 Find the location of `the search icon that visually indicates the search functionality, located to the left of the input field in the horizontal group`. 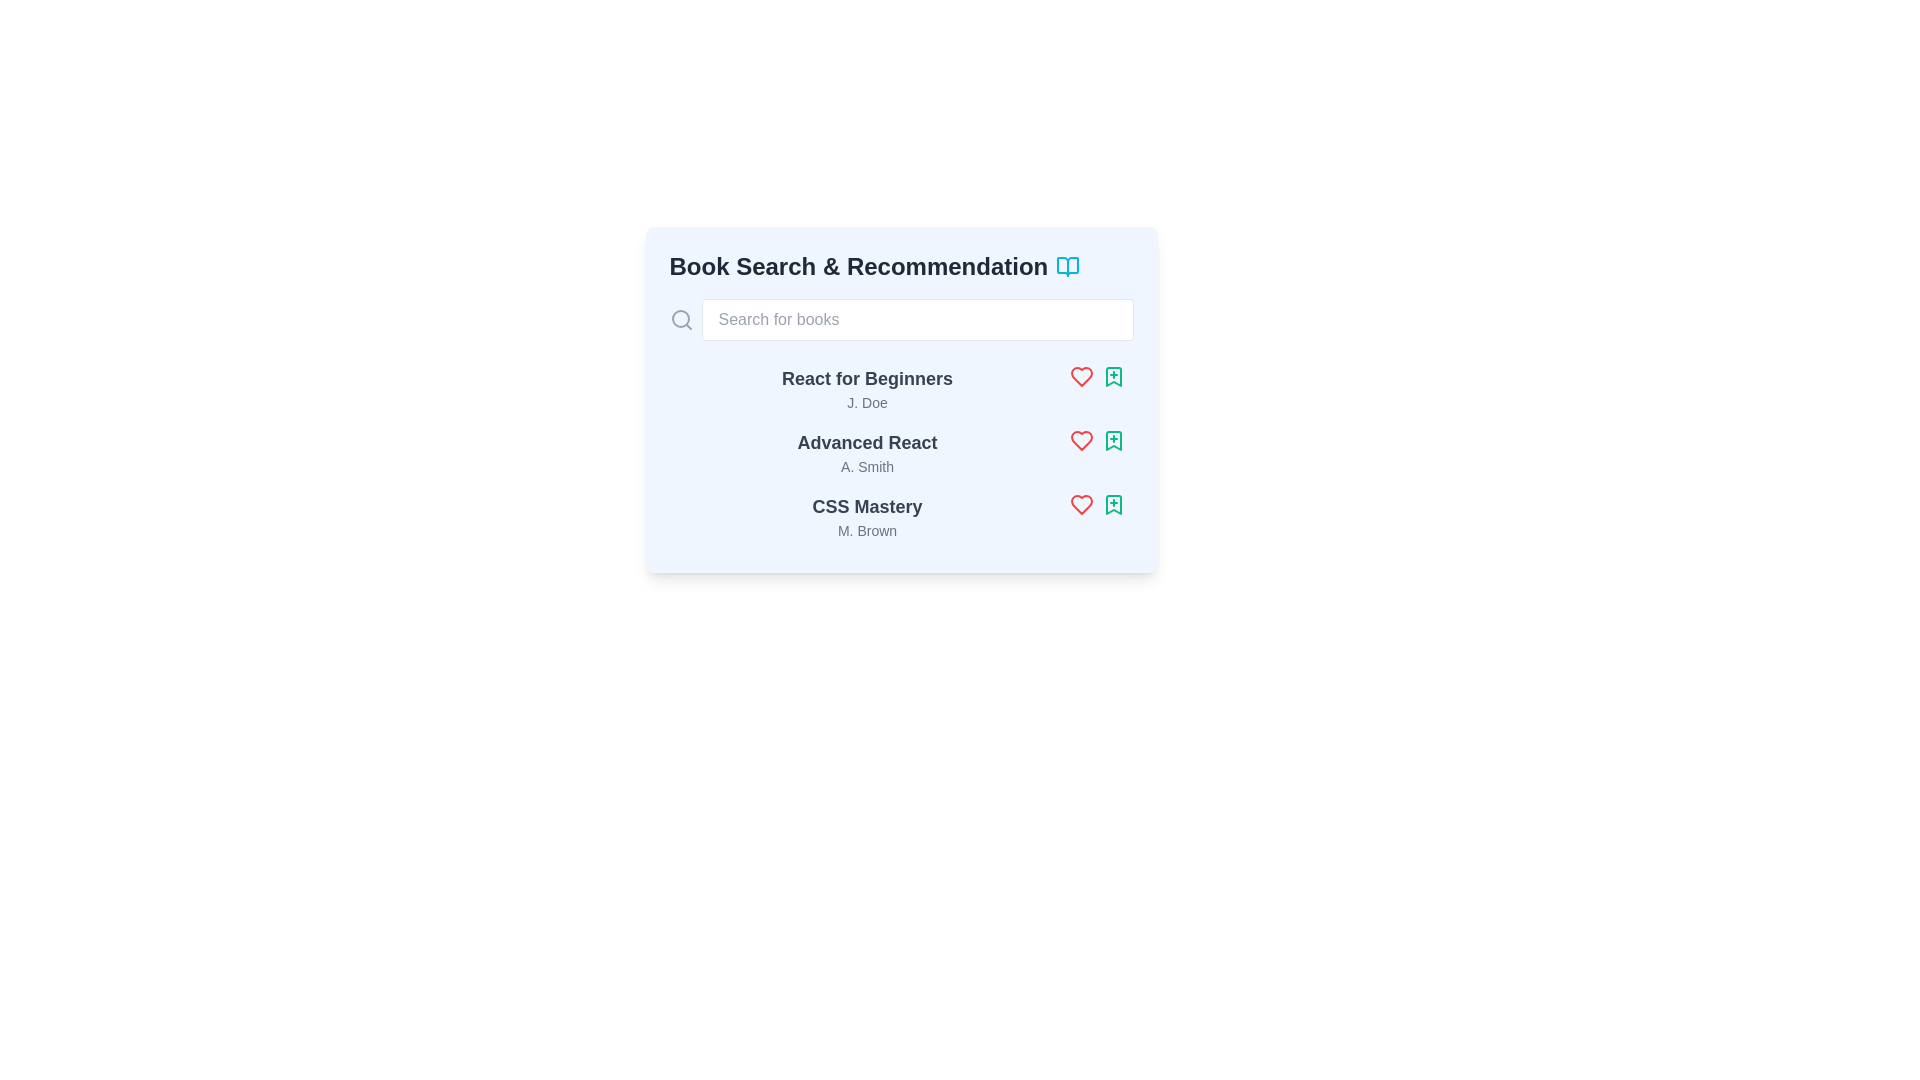

the search icon that visually indicates the search functionality, located to the left of the input field in the horizontal group is located at coordinates (681, 319).